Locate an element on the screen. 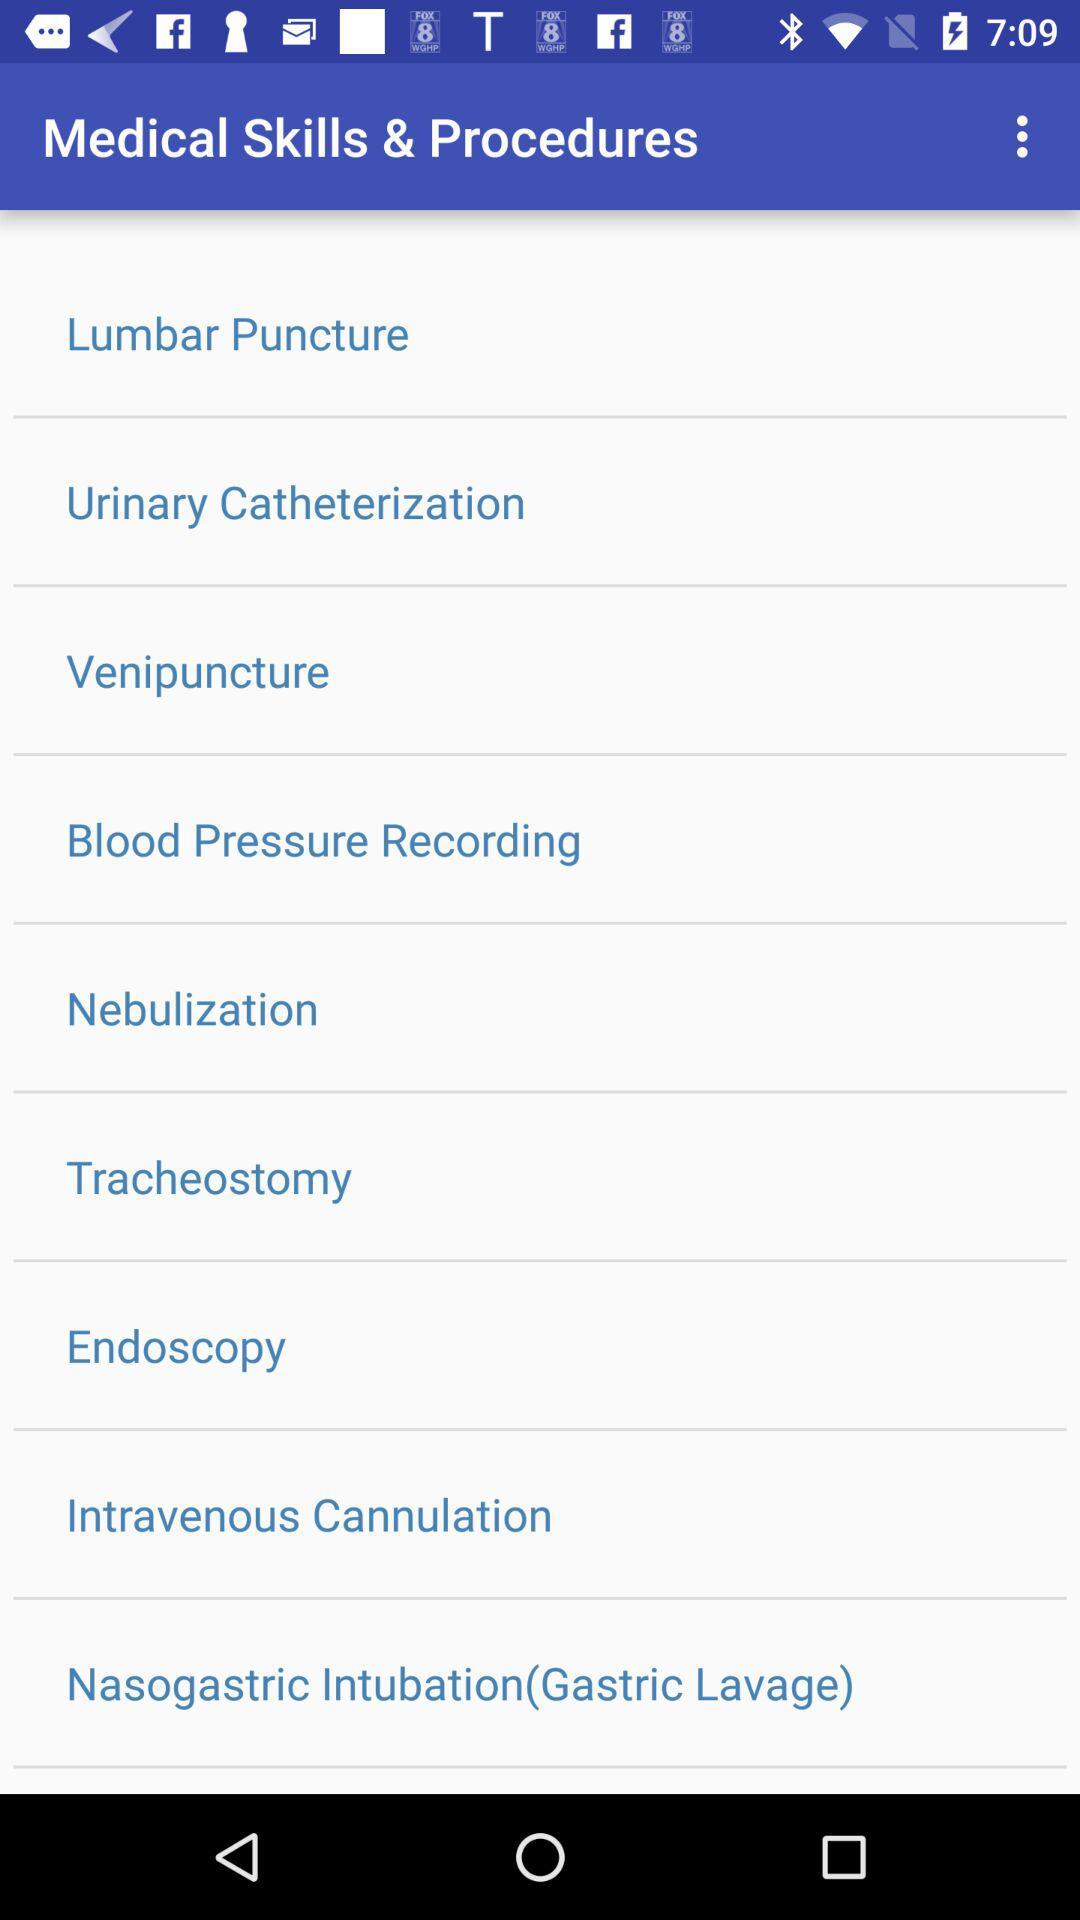  item to the right of medical skills & procedures item is located at coordinates (1027, 135).